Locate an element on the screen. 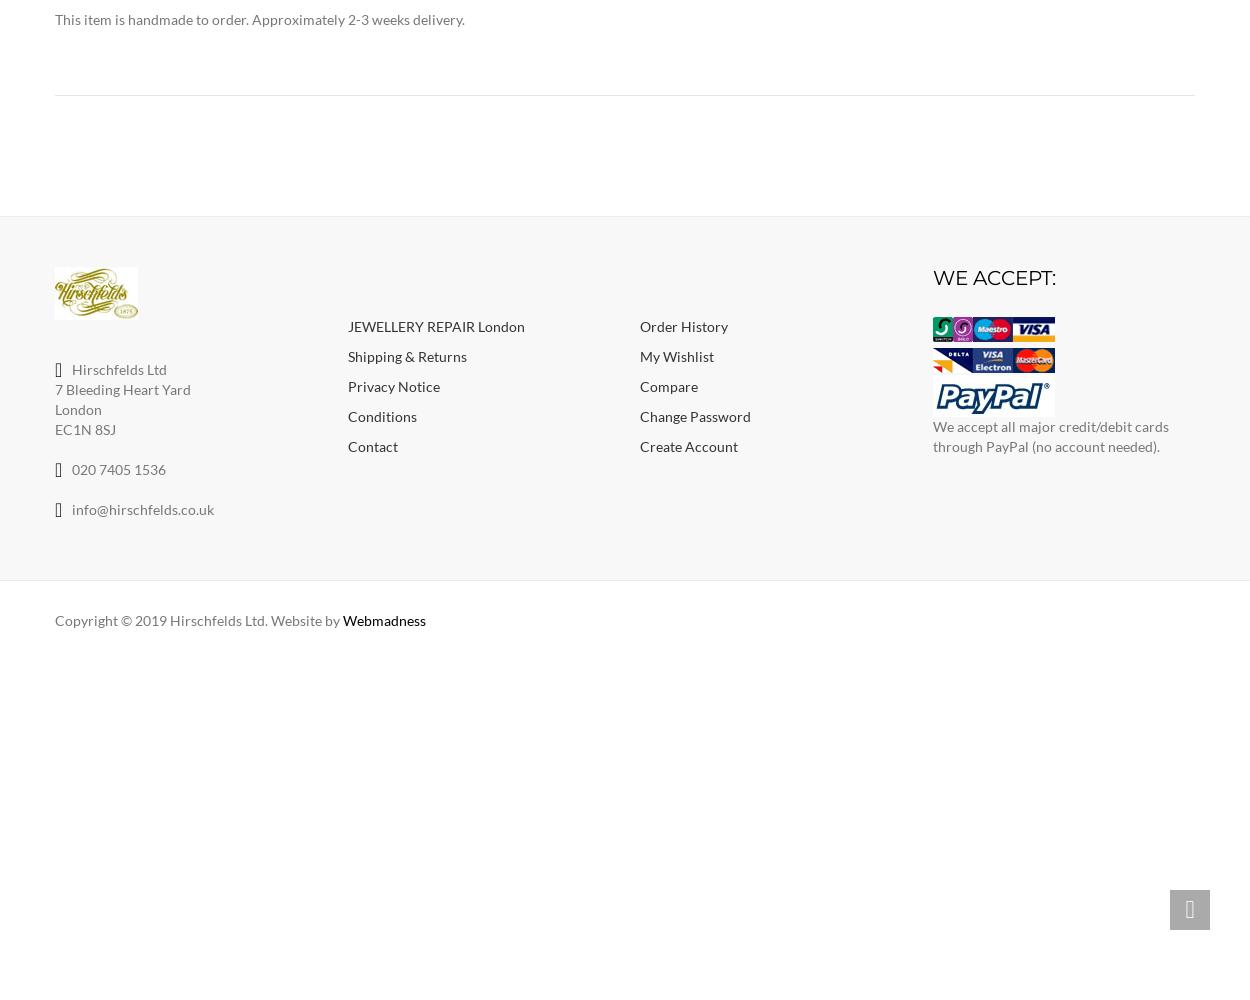 This screenshot has height=1000, width=1250. 'Contact' is located at coordinates (370, 444).